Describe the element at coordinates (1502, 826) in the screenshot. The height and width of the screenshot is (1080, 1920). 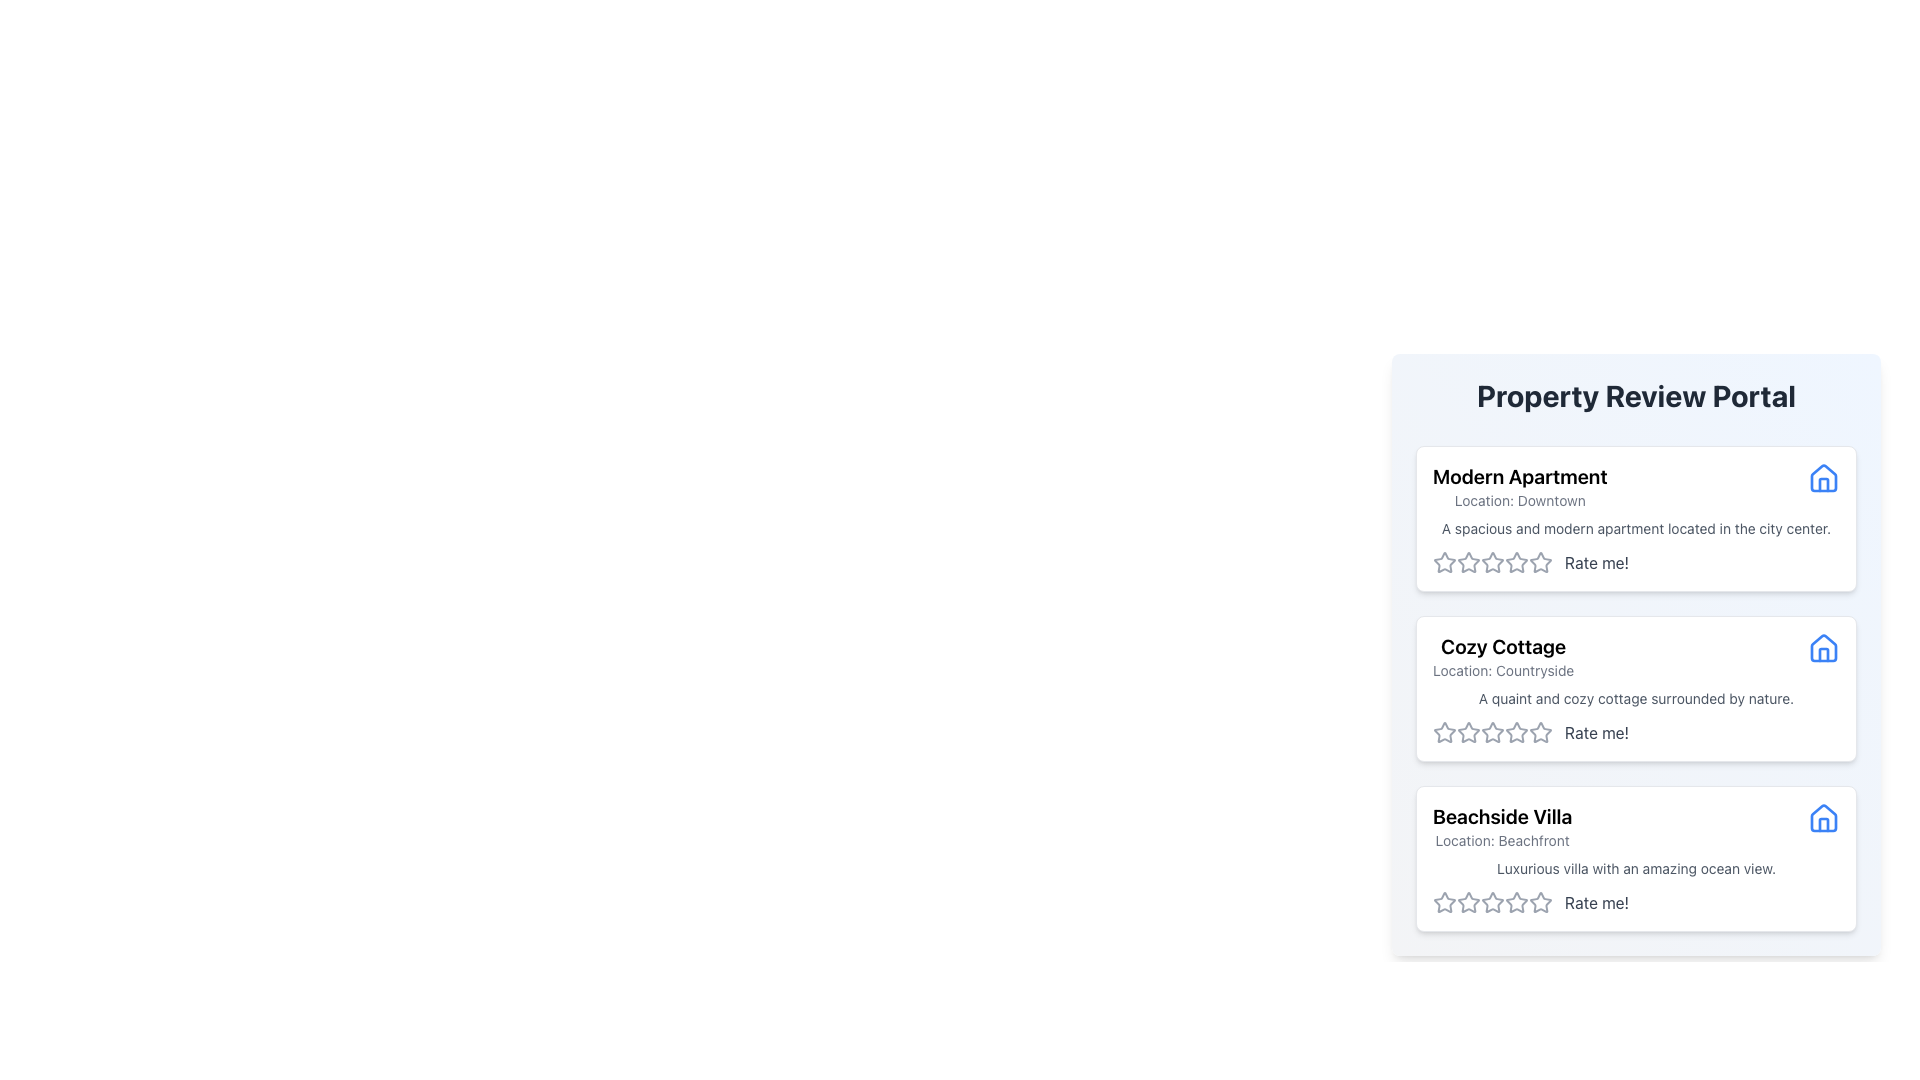
I see `the text label indicating 'Beachside Villa' with the subtitle 'Location: Beachfront' in the third property card` at that location.